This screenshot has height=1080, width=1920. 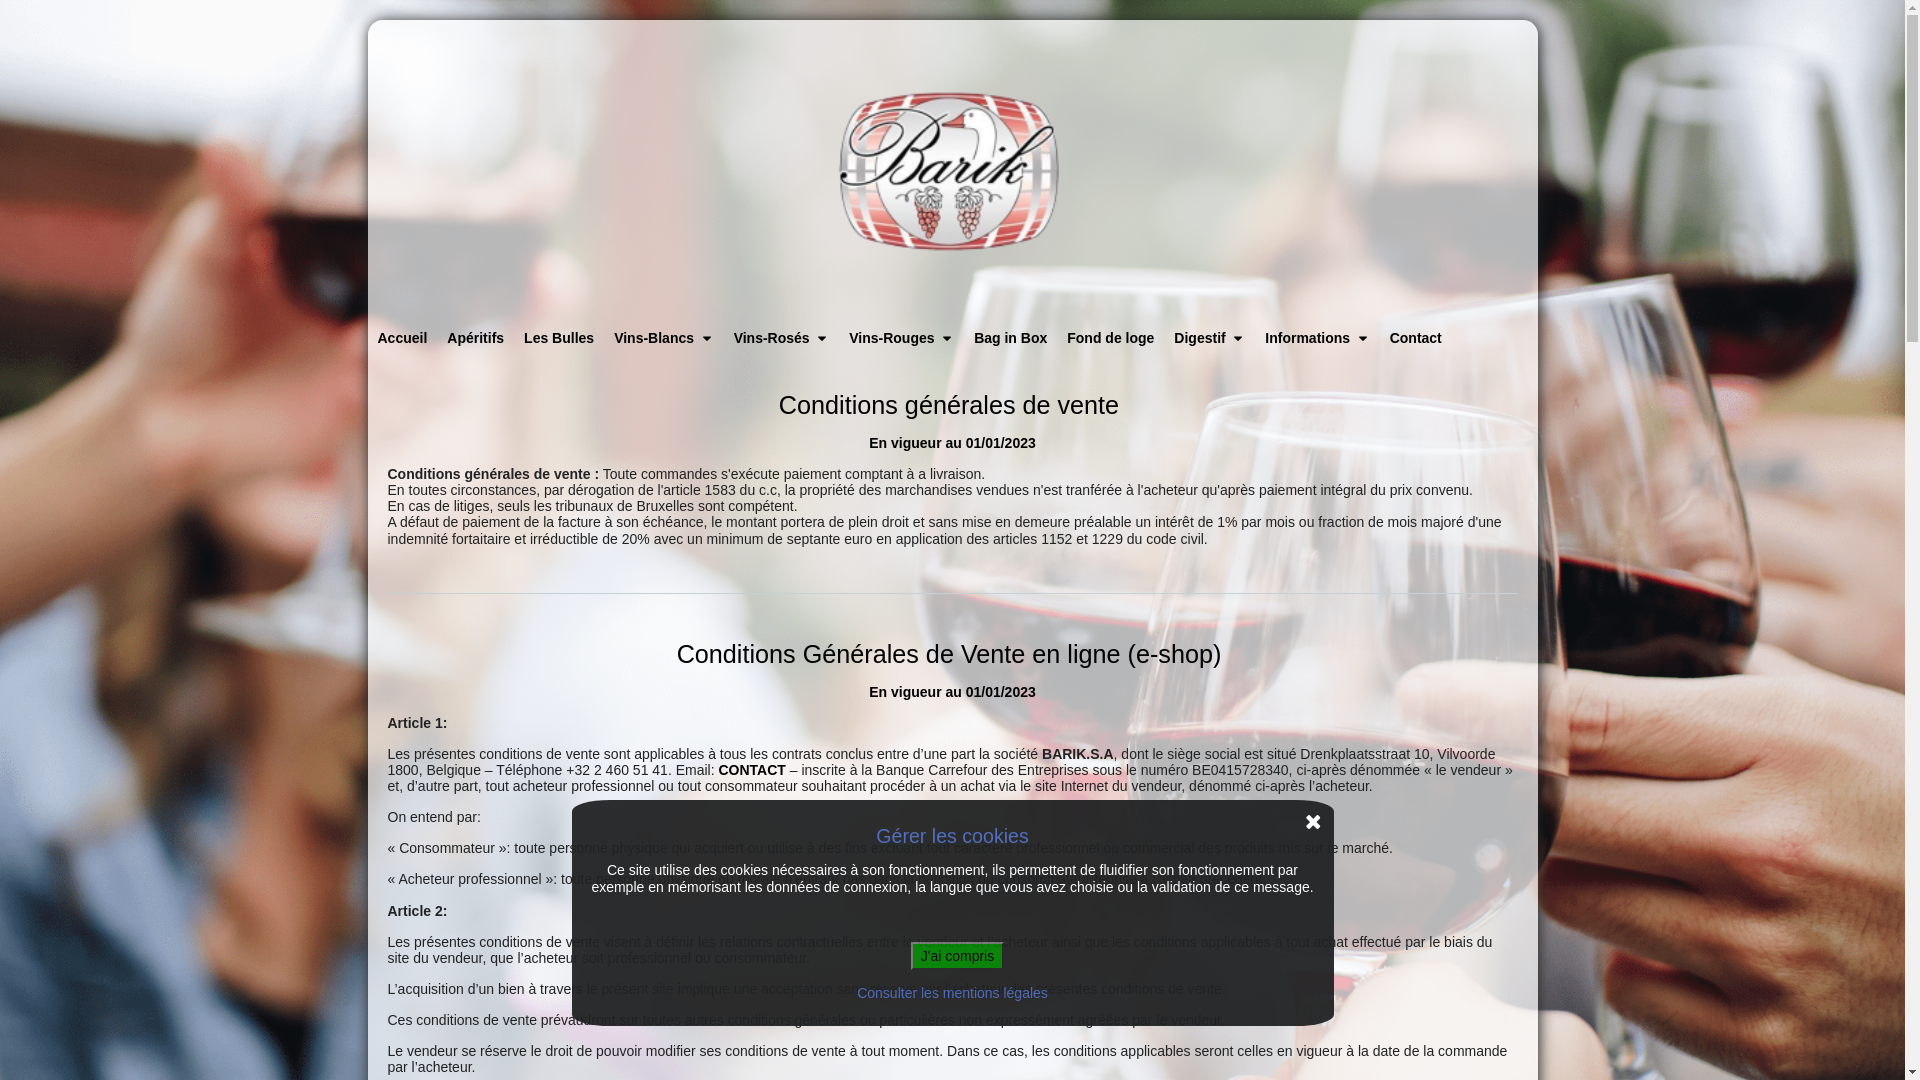 I want to click on 'Contact', so click(x=1415, y=337).